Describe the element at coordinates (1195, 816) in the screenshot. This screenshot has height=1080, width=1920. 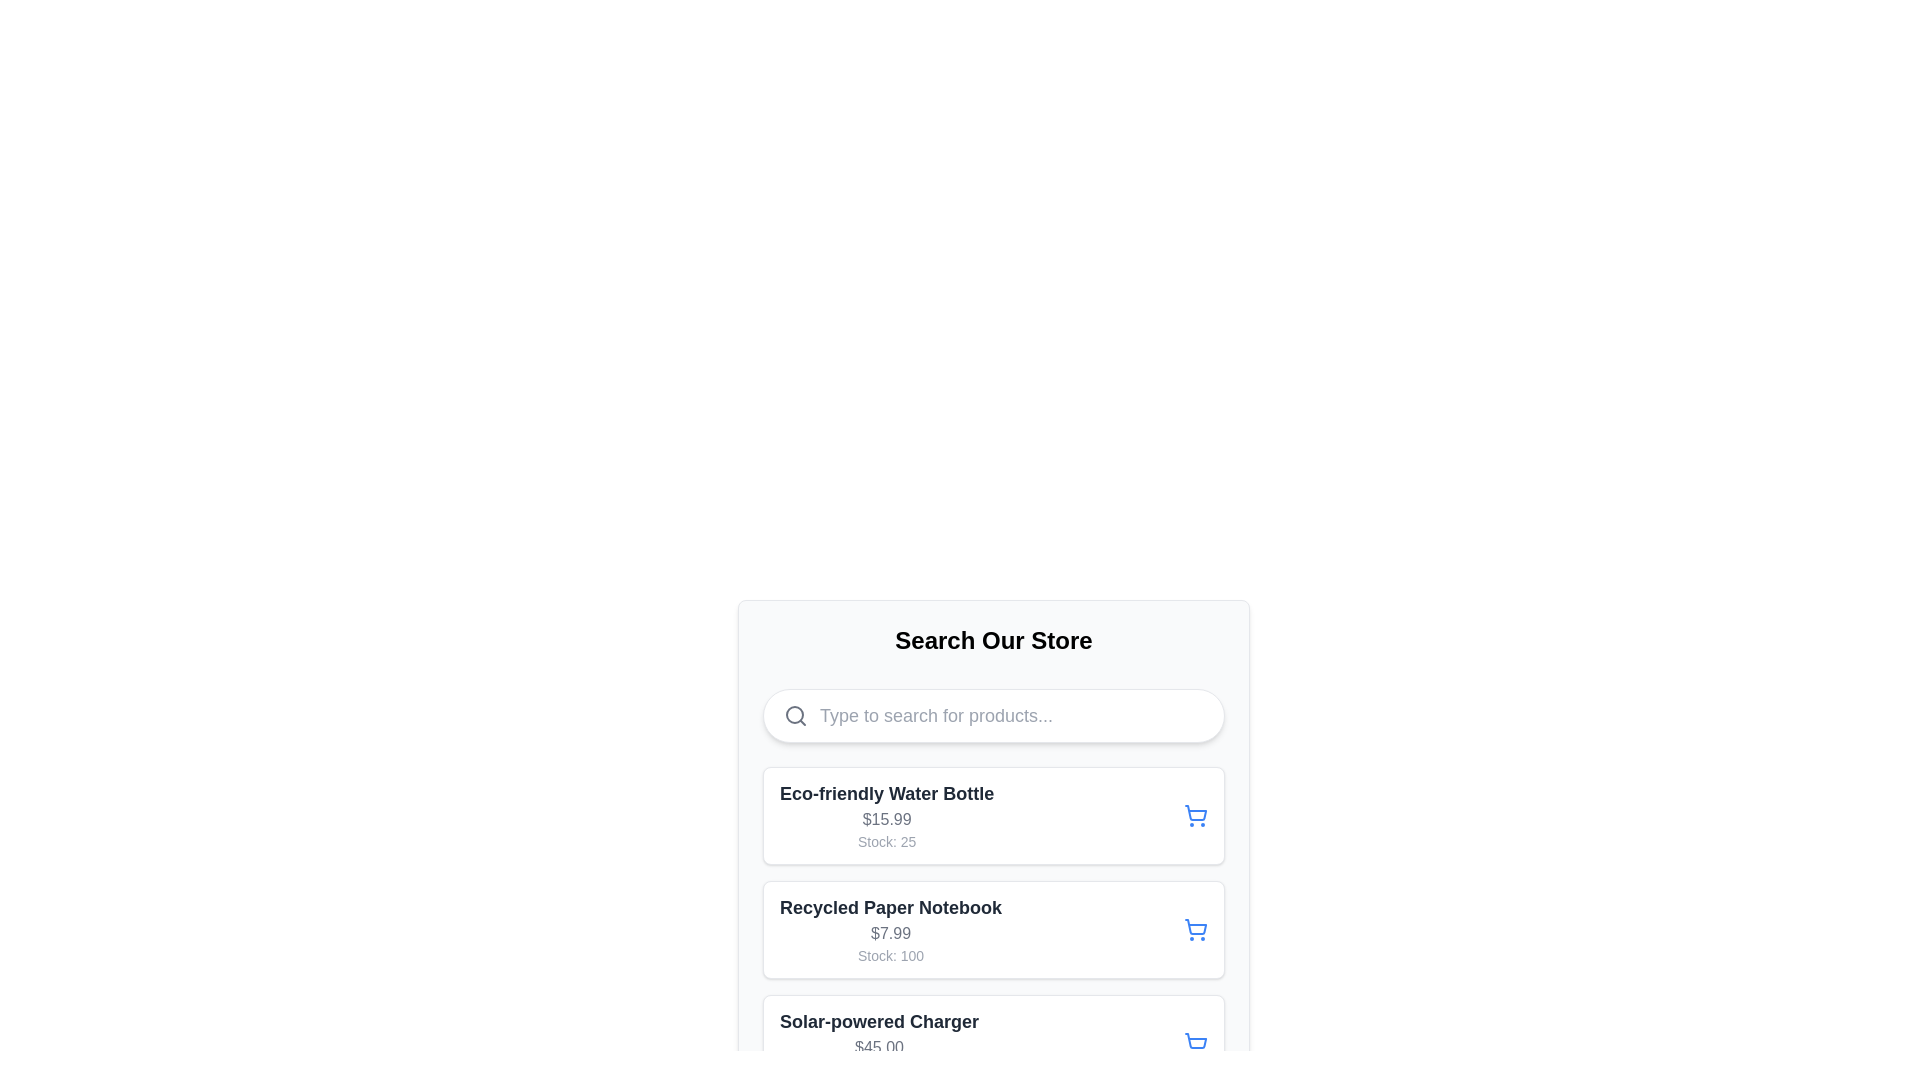
I see `the shopping cart icon located to the far right of the 'Eco-friendly Water Bottle' content block` at that location.